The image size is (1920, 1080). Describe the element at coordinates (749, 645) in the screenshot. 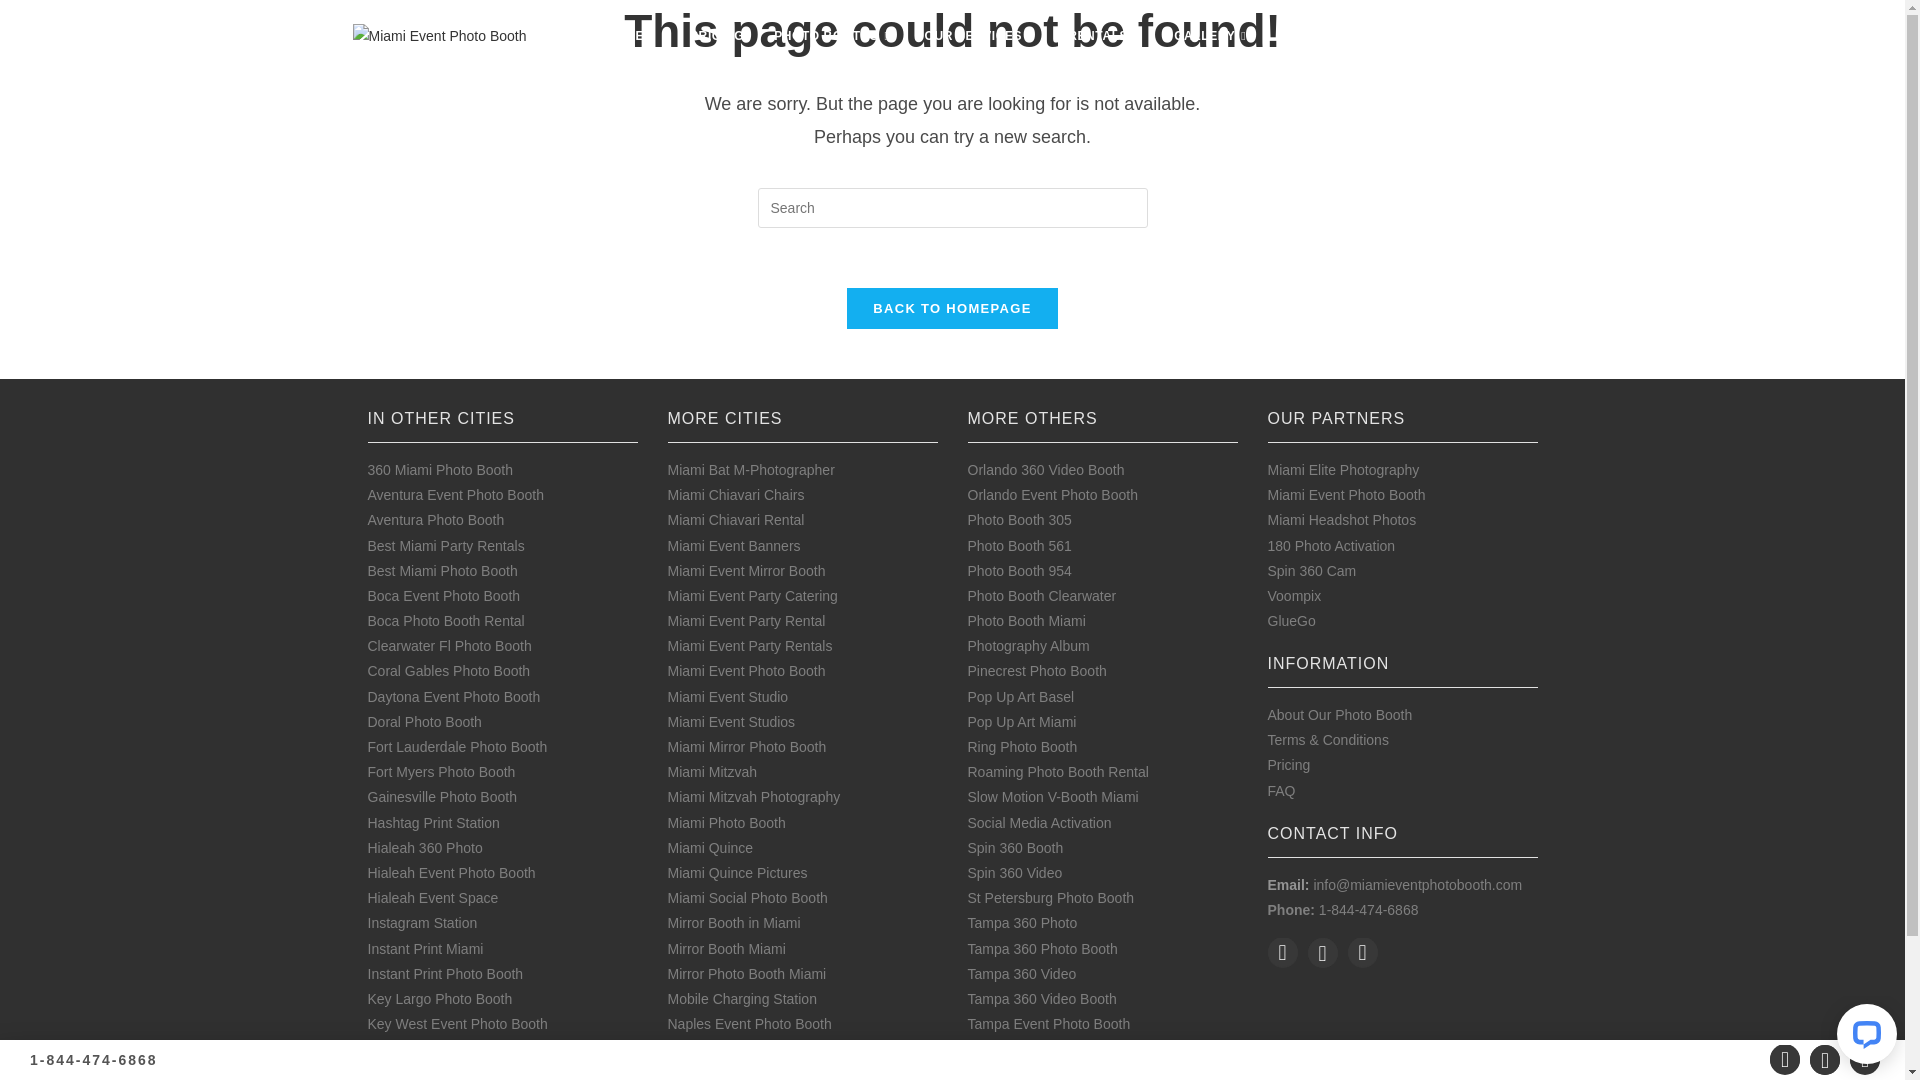

I see `'Miami Event Party Rentals'` at that location.